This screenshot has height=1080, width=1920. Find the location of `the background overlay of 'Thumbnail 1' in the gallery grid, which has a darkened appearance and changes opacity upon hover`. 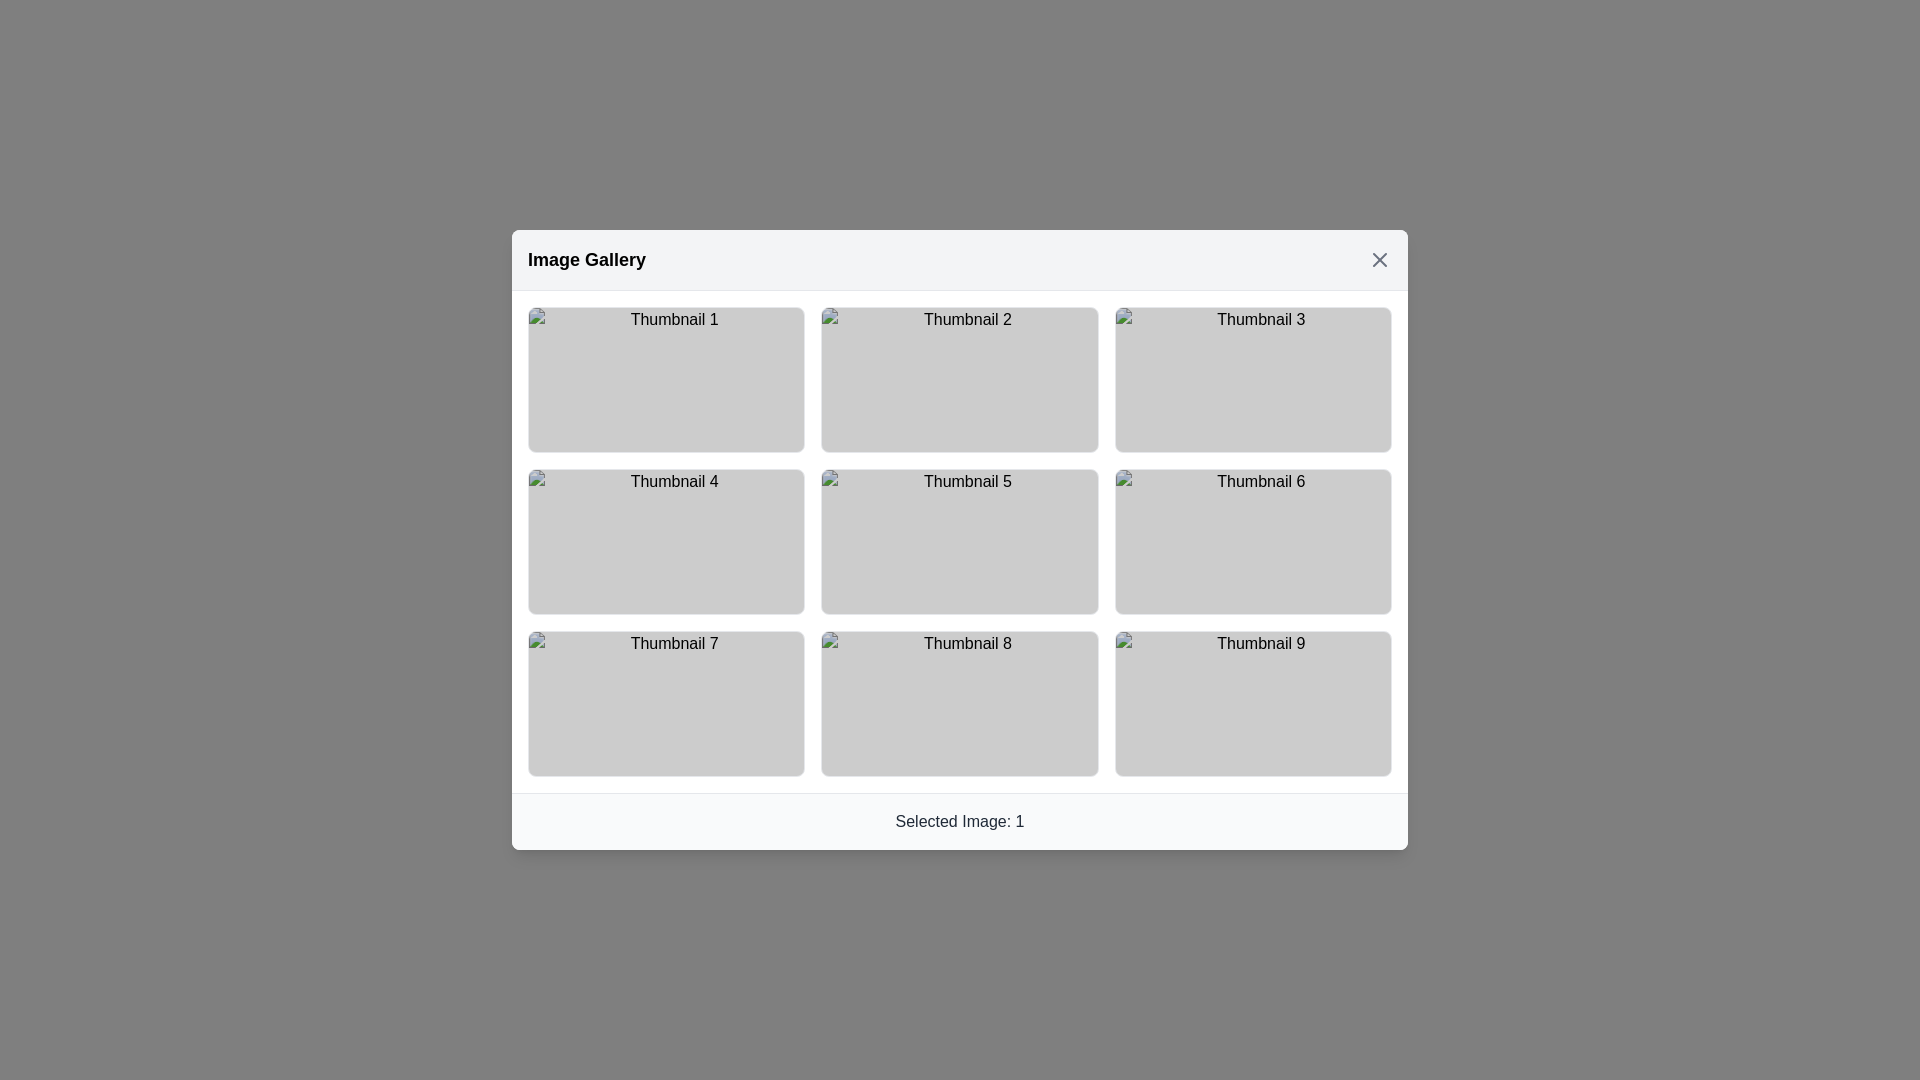

the background overlay of 'Thumbnail 1' in the gallery grid, which has a darkened appearance and changes opacity upon hover is located at coordinates (666, 380).